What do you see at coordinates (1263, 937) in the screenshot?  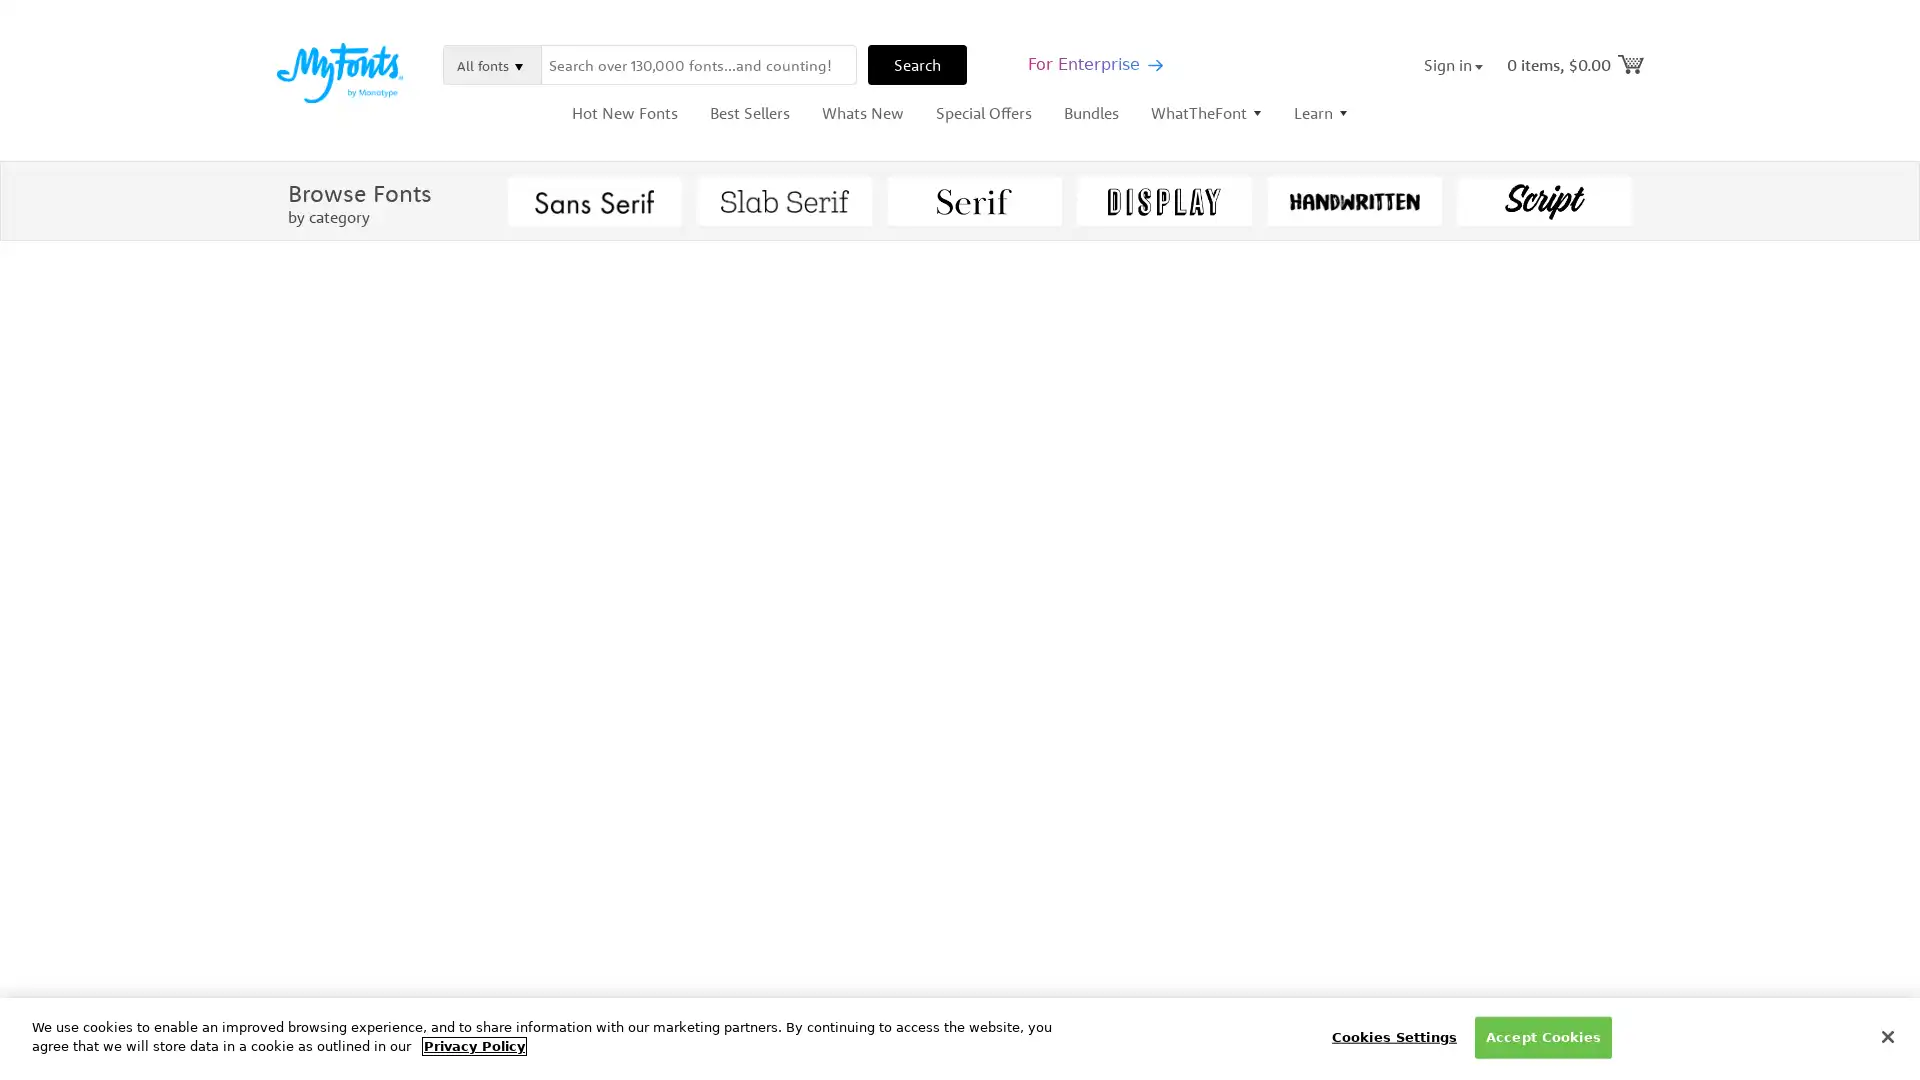 I see `Buying Choices` at bounding box center [1263, 937].